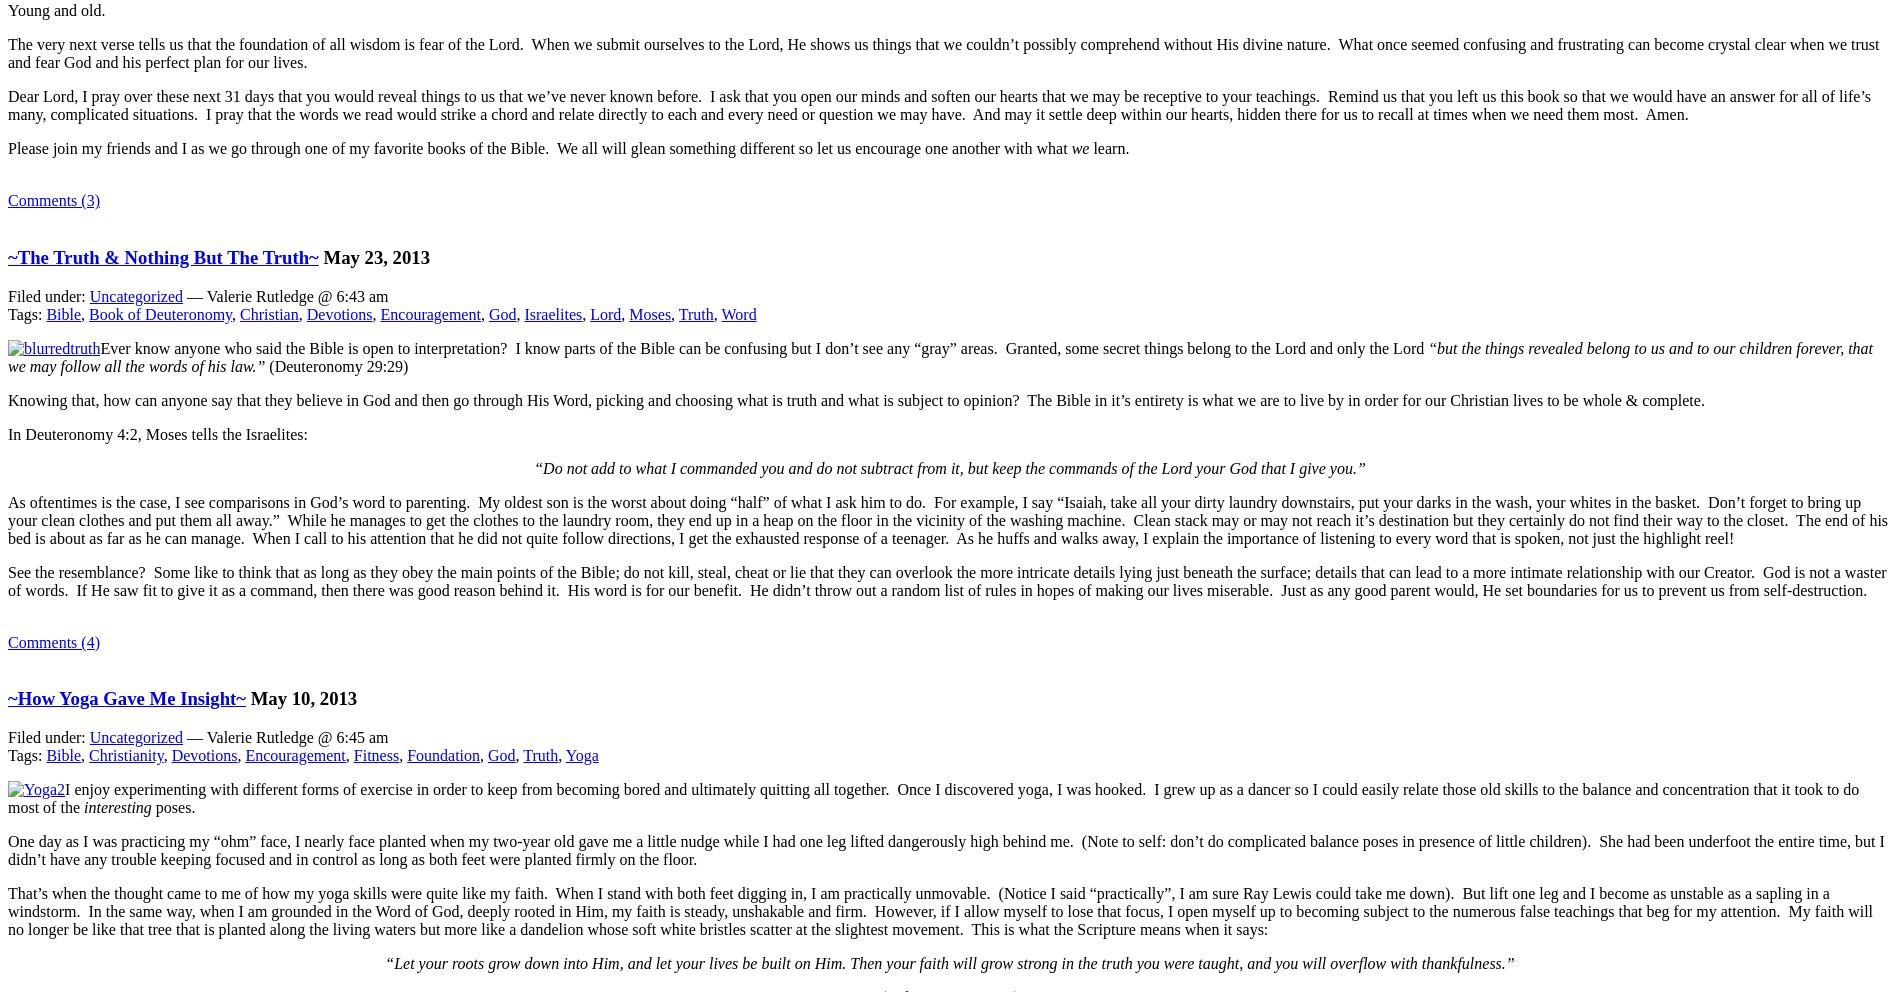 This screenshot has width=1900, height=992. Describe the element at coordinates (284, 737) in the screenshot. I see `'— Valerie Rutledge @ 6:45 am'` at that location.